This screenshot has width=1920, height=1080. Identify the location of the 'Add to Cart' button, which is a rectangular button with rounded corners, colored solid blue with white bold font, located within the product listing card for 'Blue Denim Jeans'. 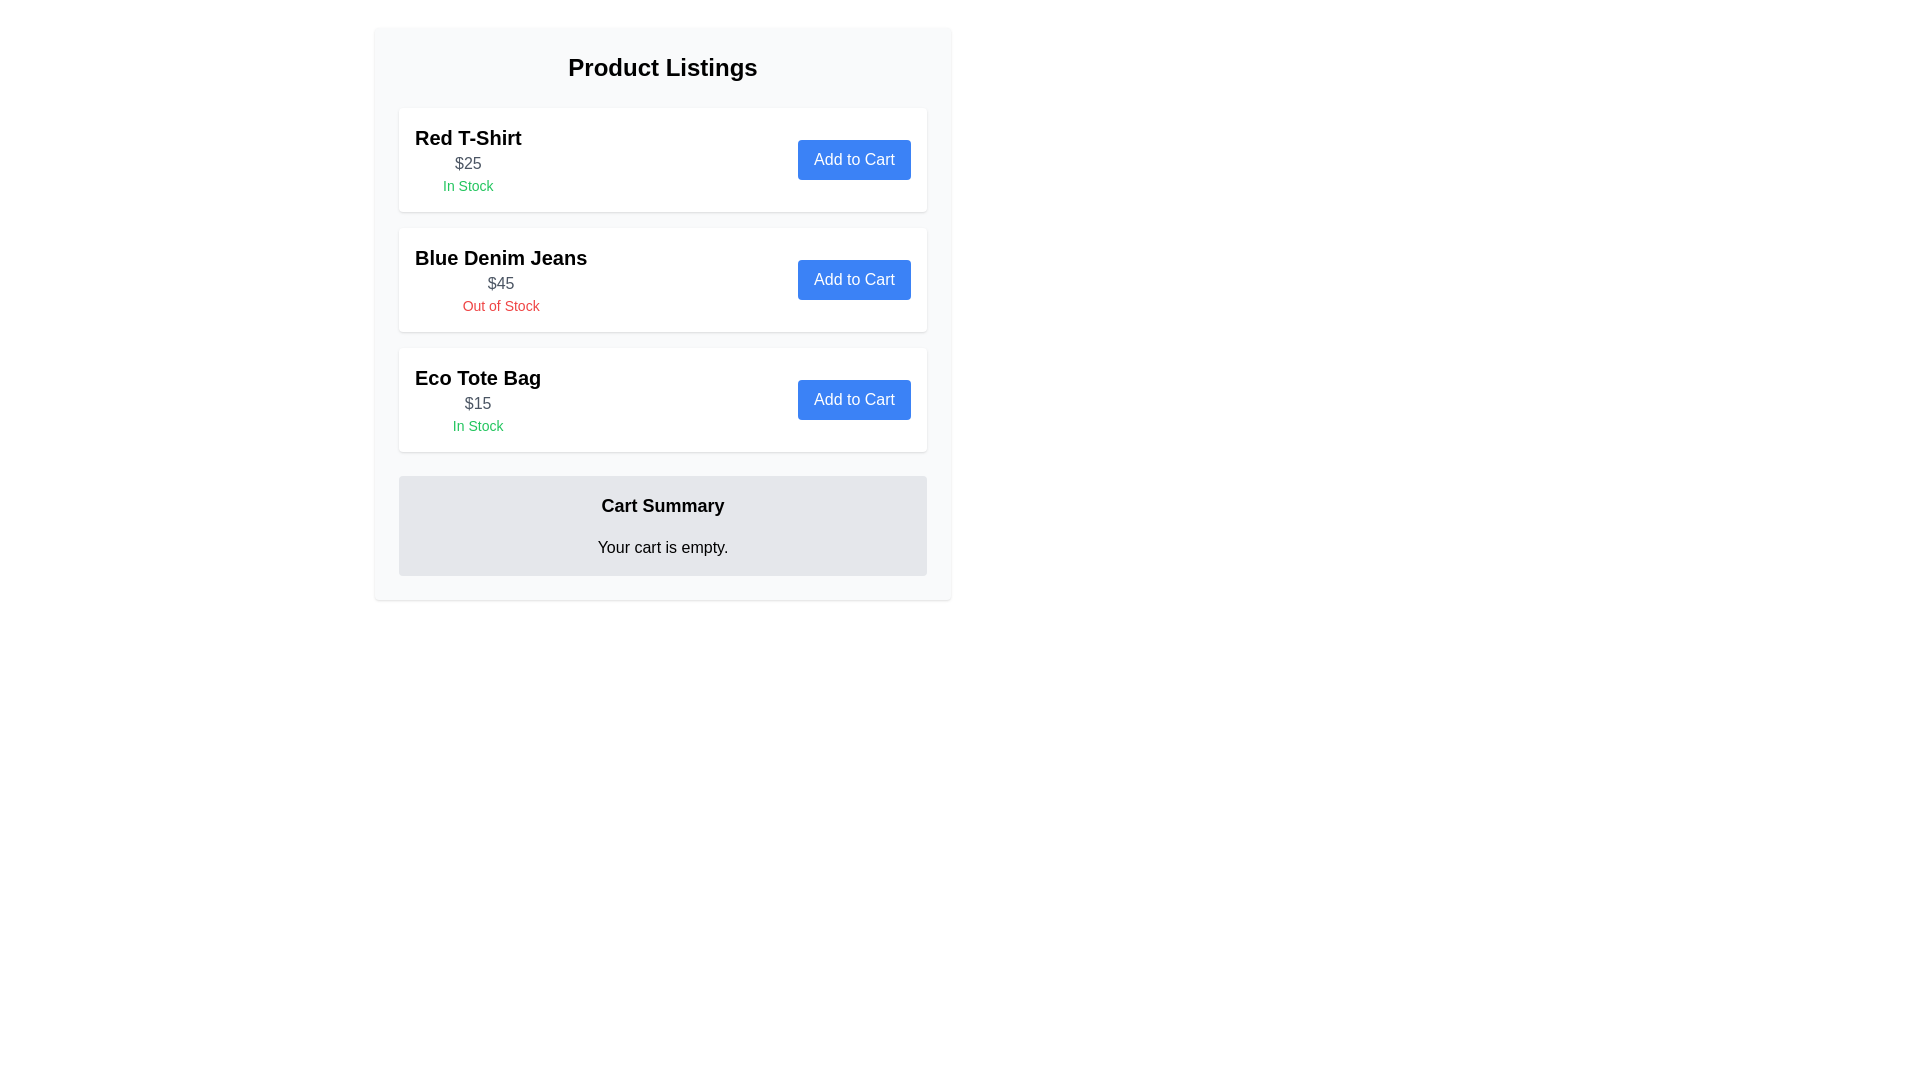
(854, 280).